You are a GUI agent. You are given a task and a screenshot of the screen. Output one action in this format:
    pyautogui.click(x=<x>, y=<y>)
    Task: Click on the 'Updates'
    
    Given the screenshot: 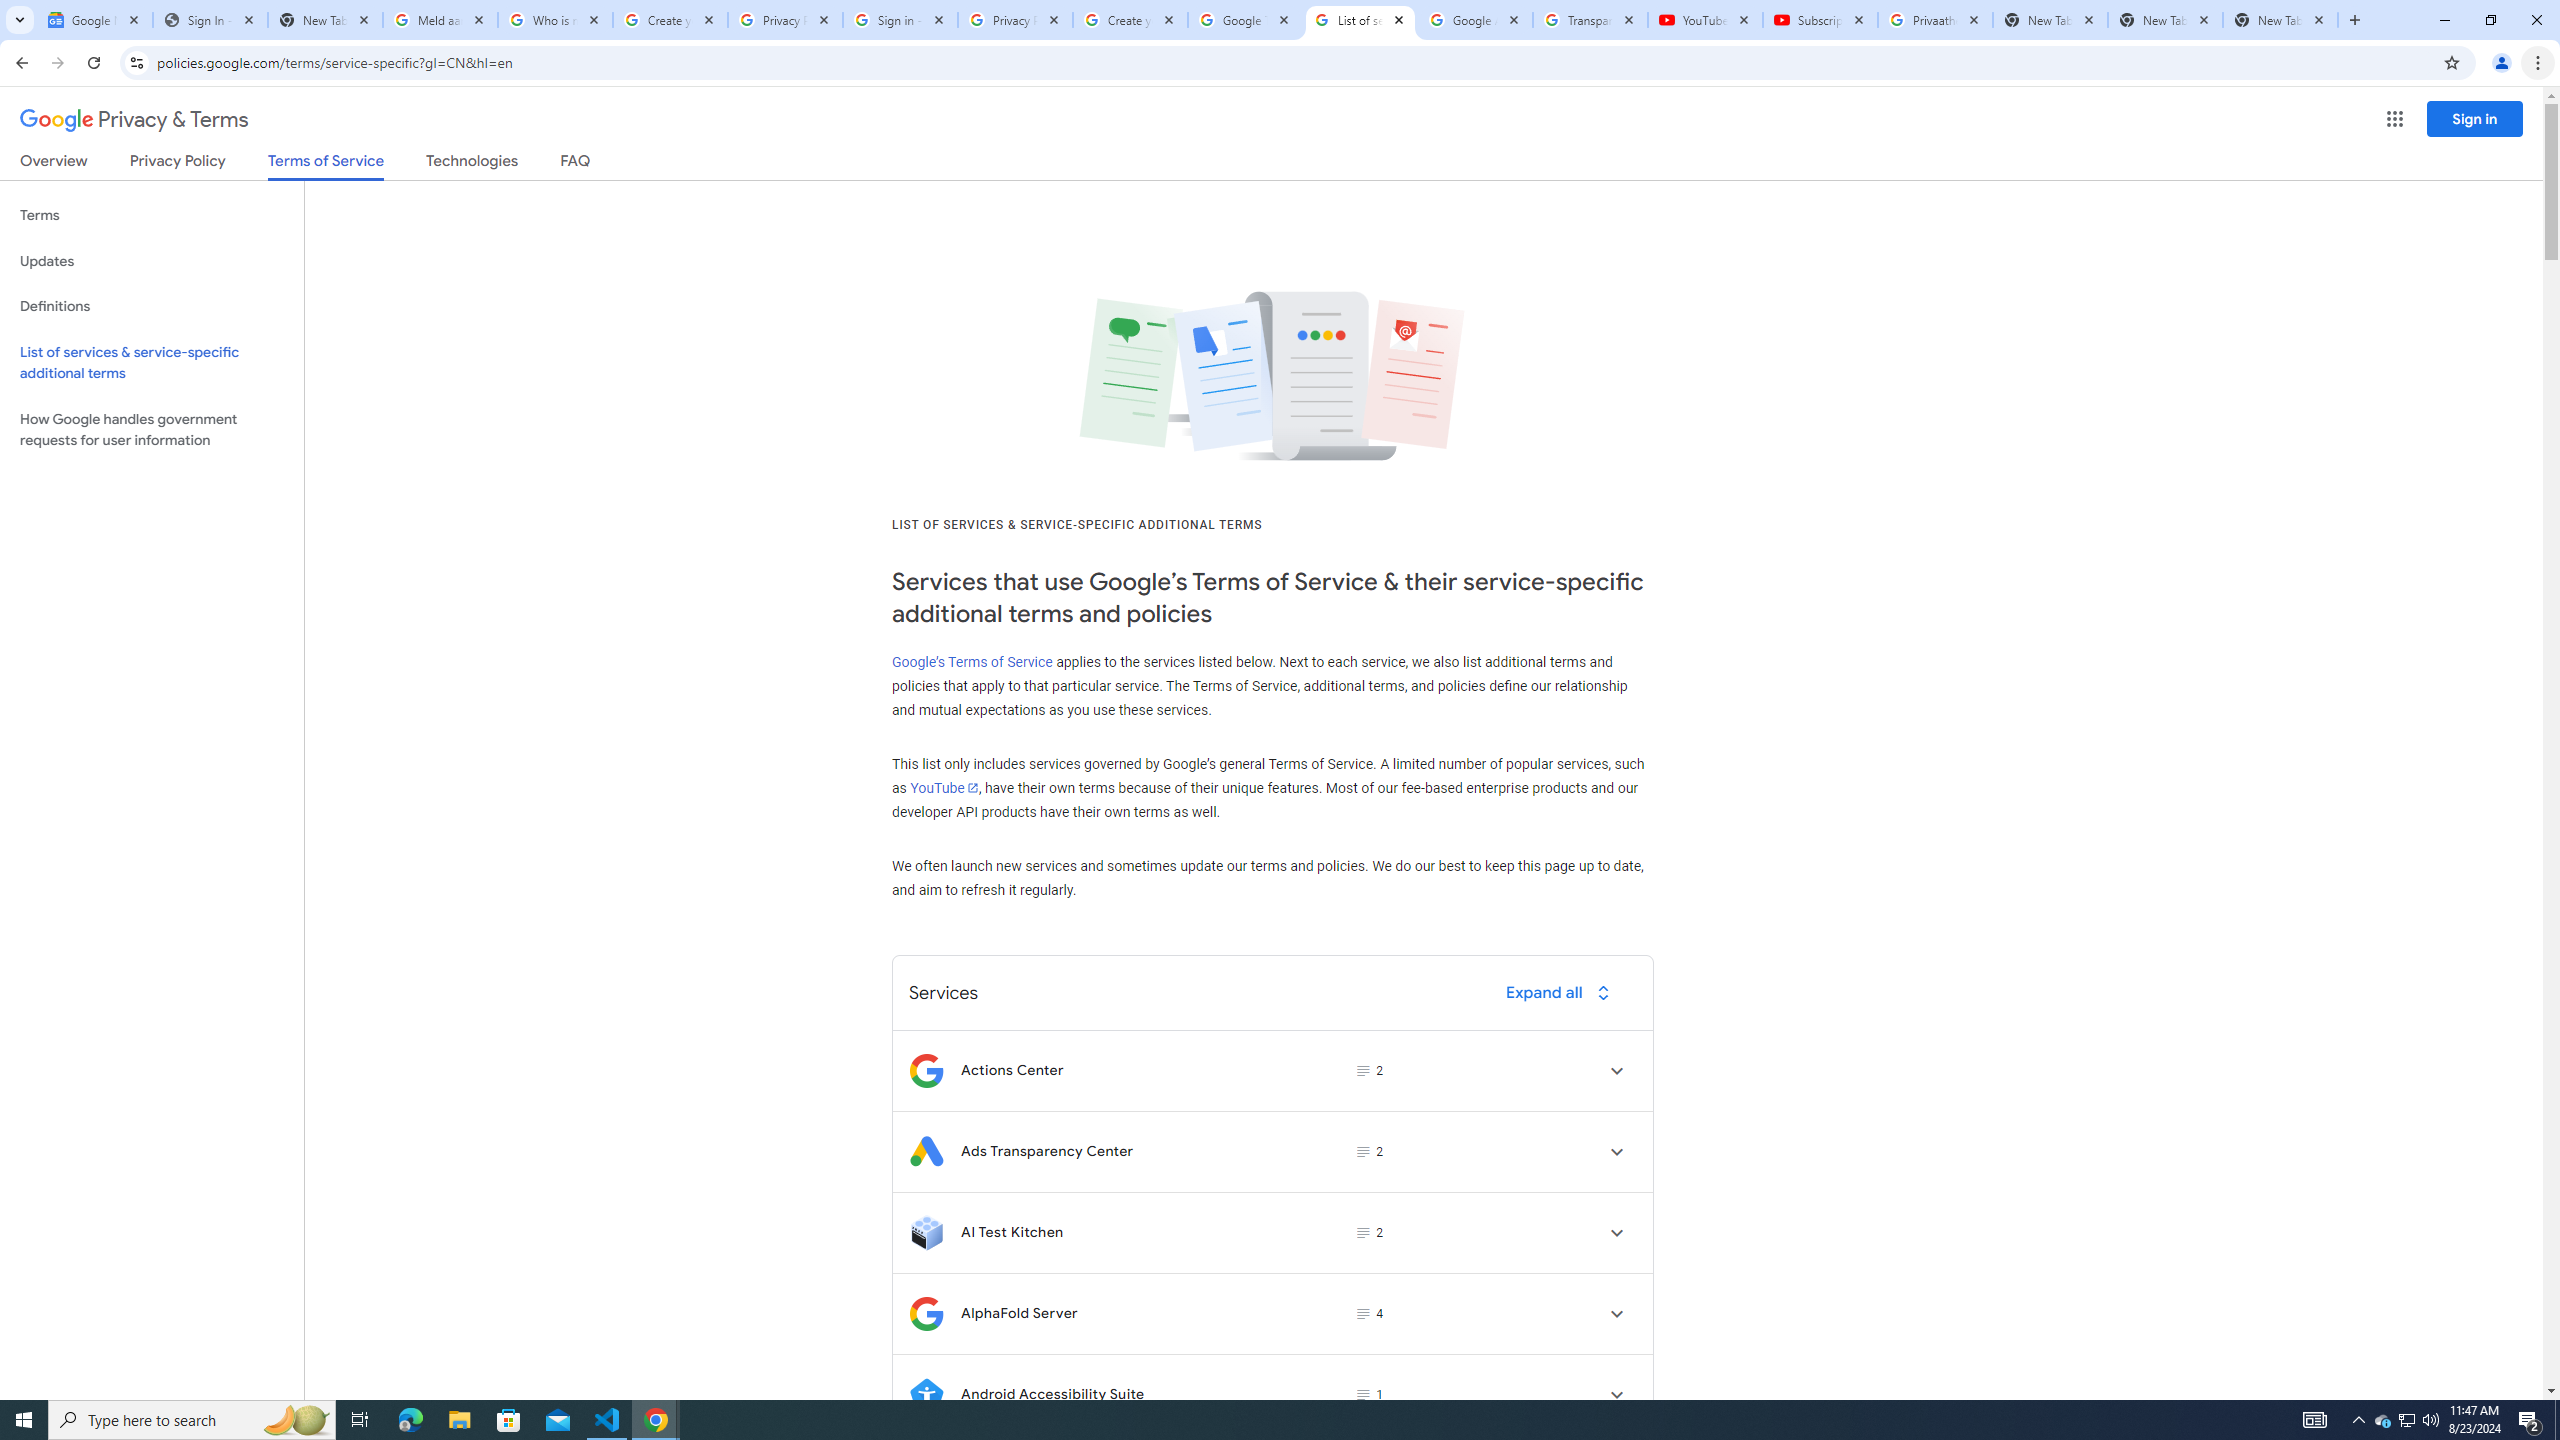 What is the action you would take?
    pyautogui.click(x=151, y=260)
    